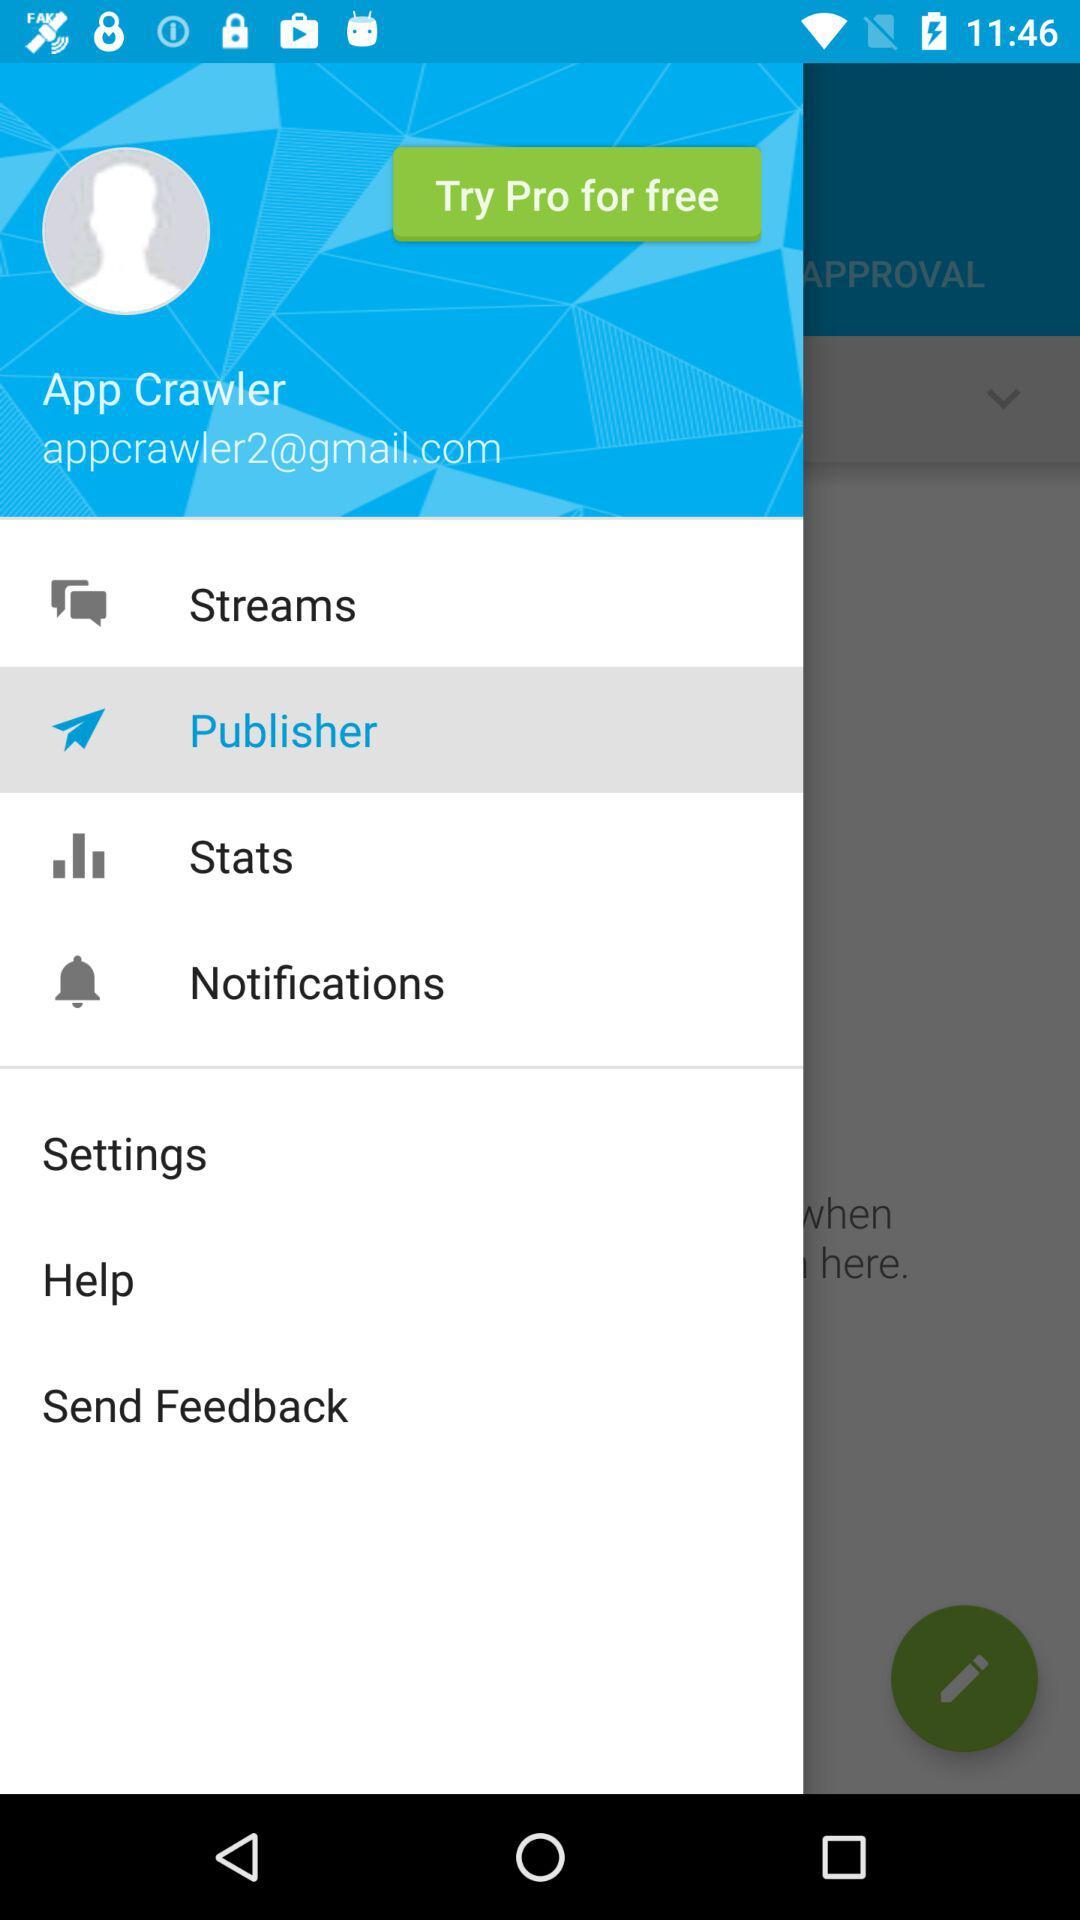 The image size is (1080, 1920). I want to click on the edit icon, so click(963, 1678).